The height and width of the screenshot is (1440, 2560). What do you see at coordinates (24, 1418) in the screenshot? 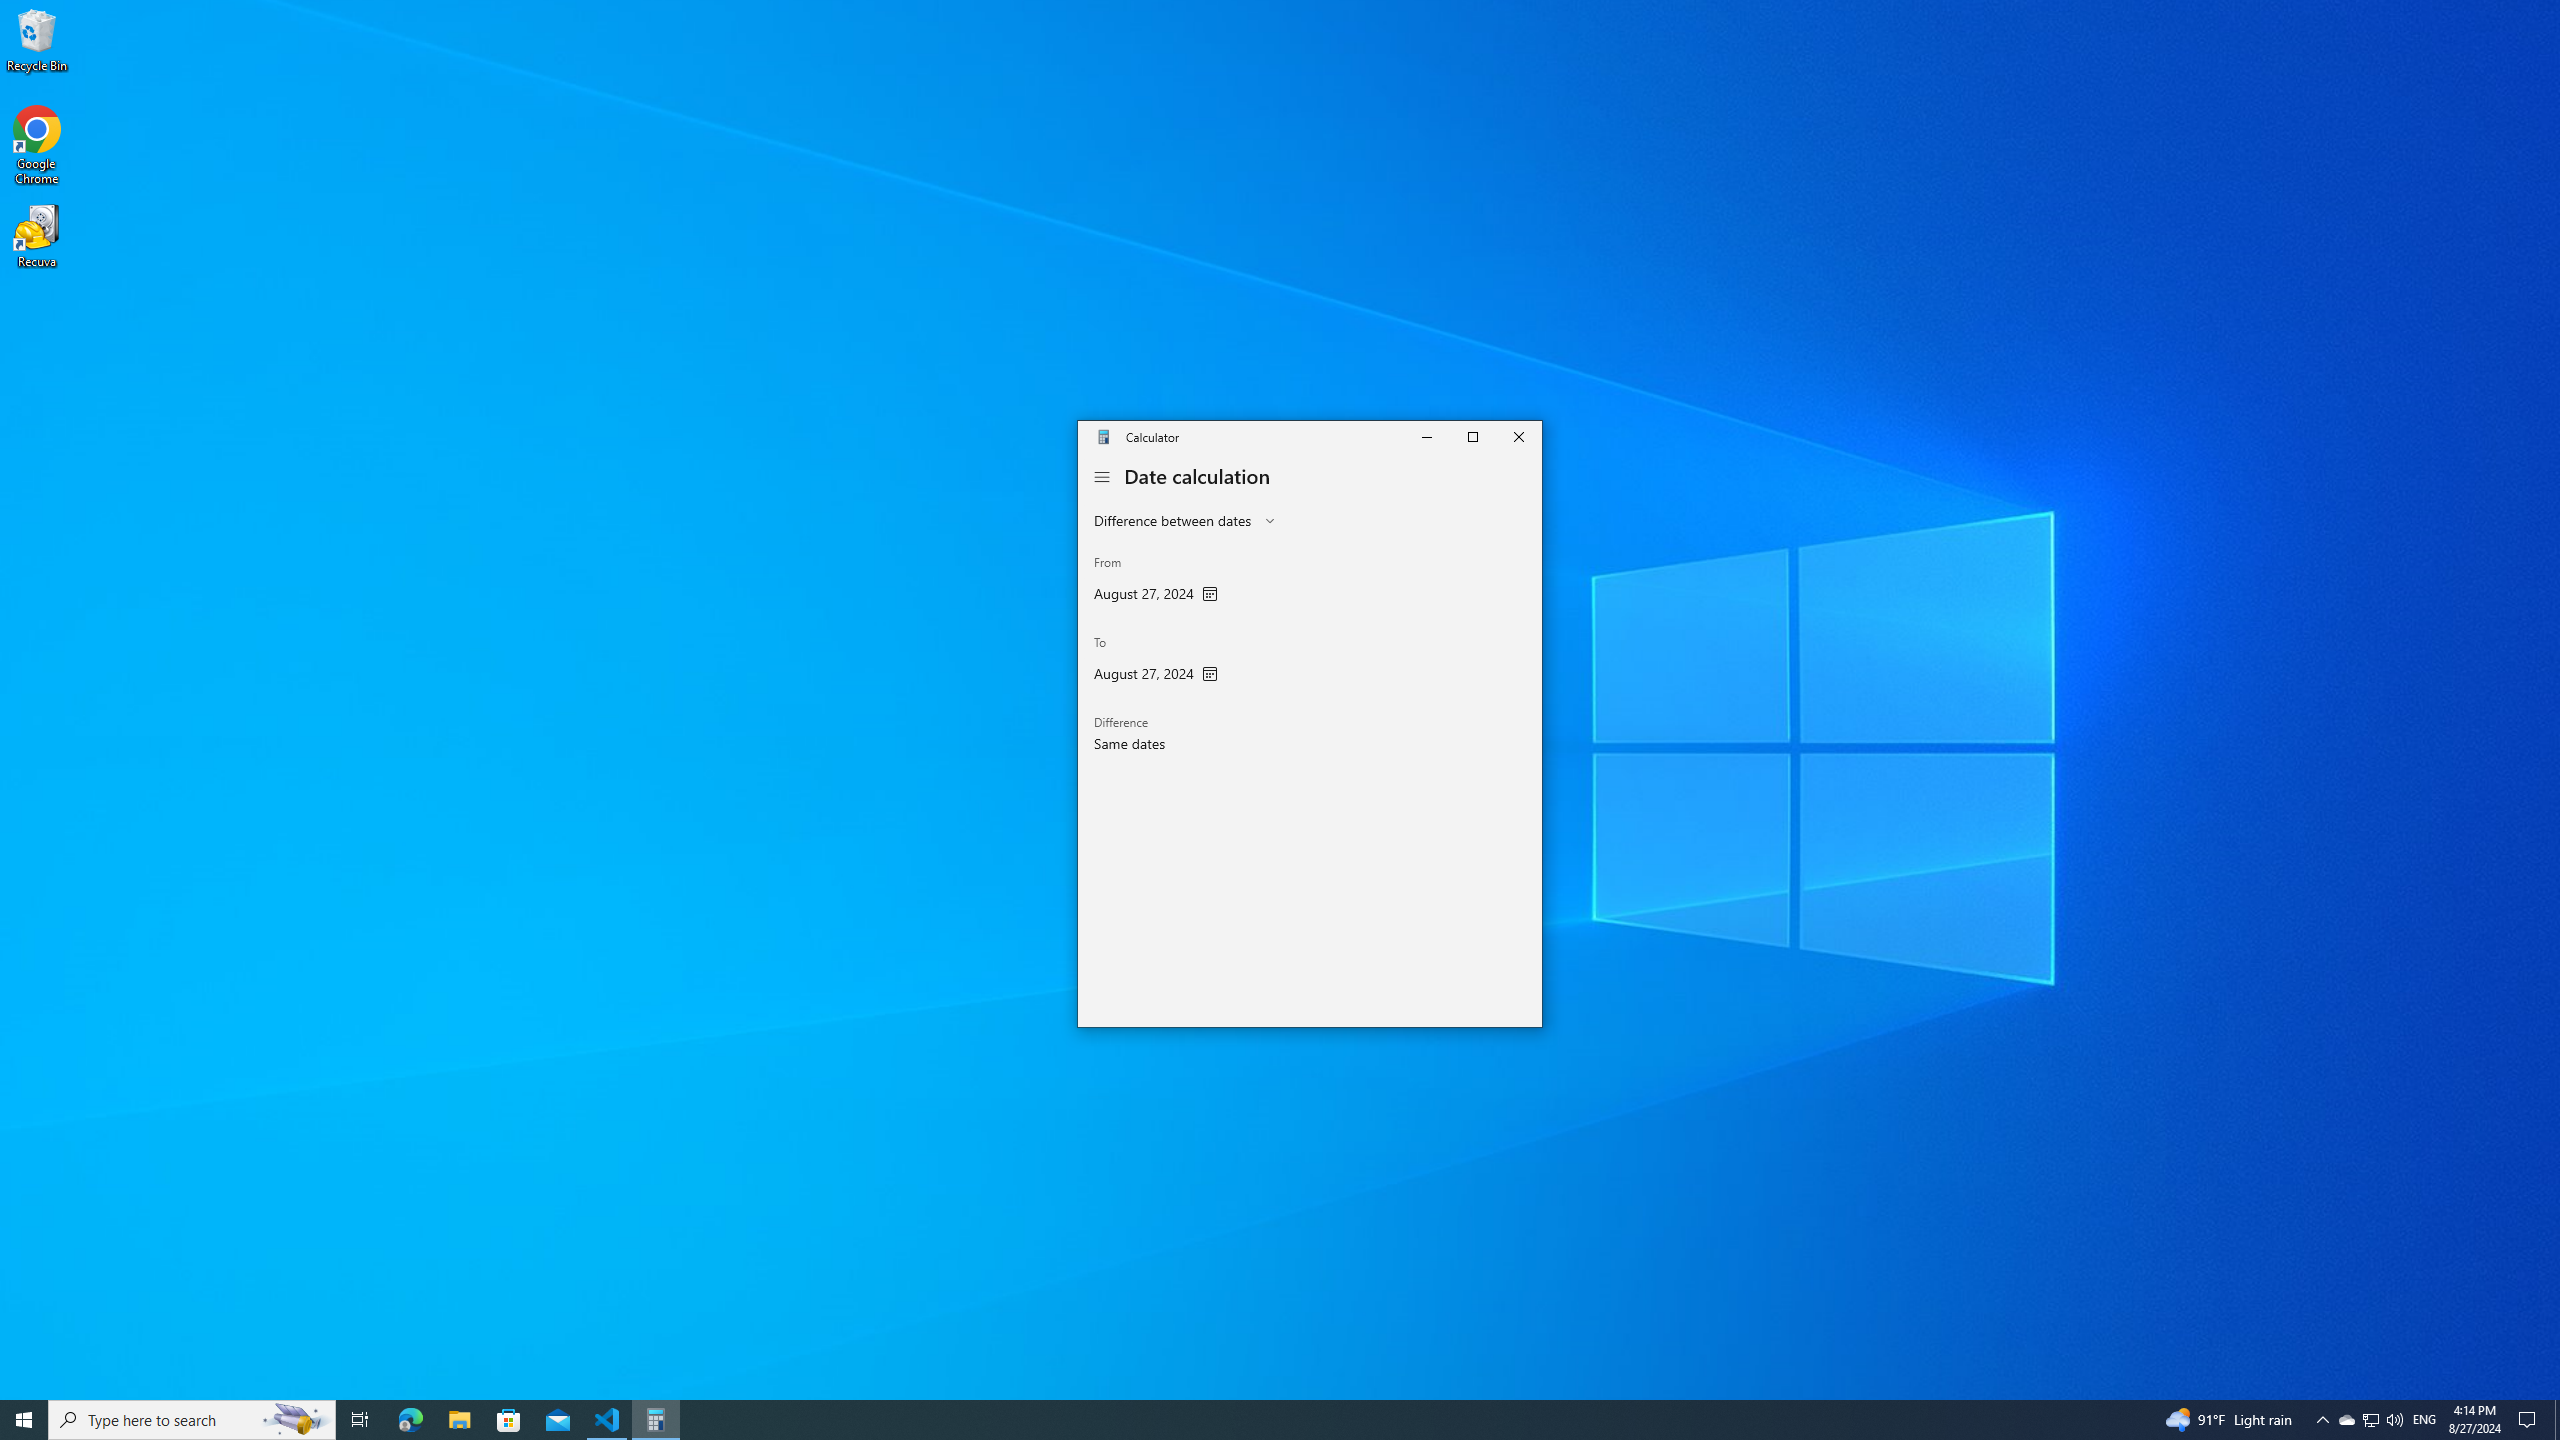
I see `'Start'` at bounding box center [24, 1418].